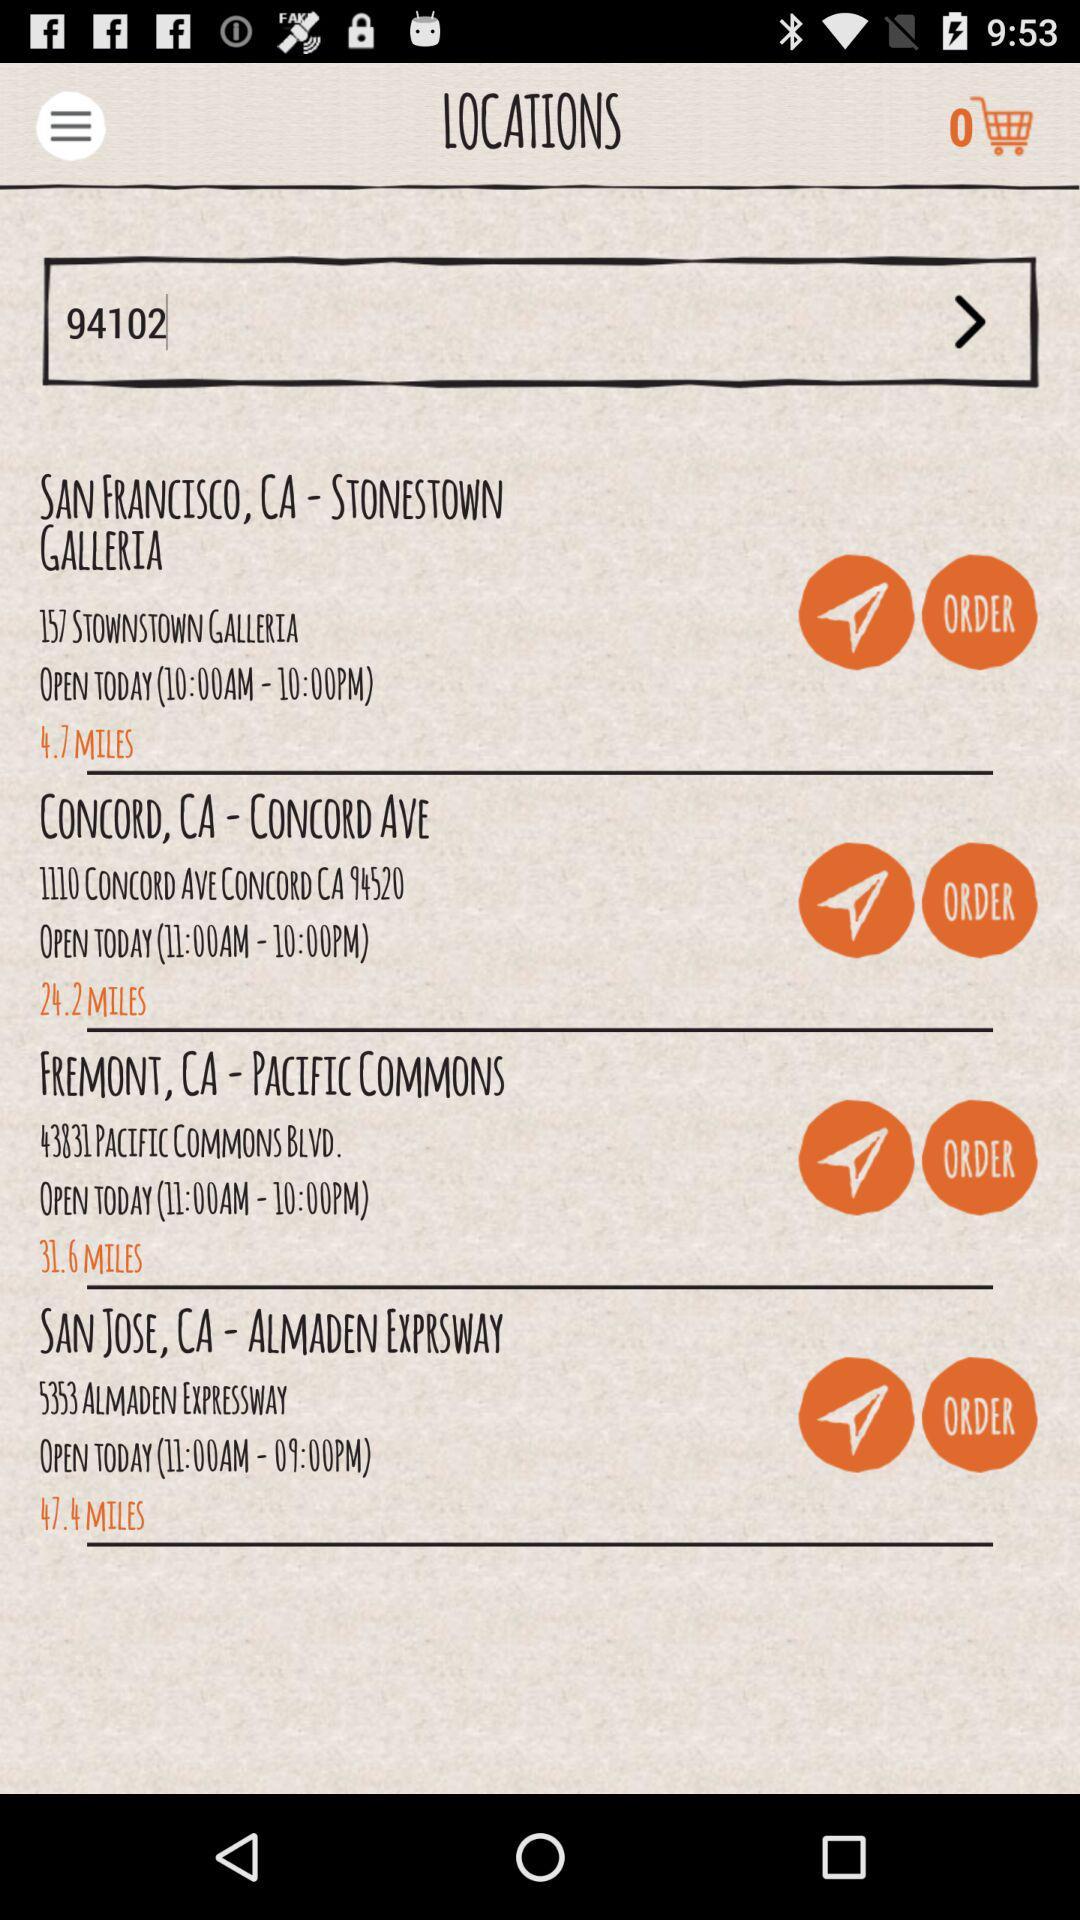 This screenshot has height=1920, width=1080. Describe the element at coordinates (969, 322) in the screenshot. I see `search` at that location.